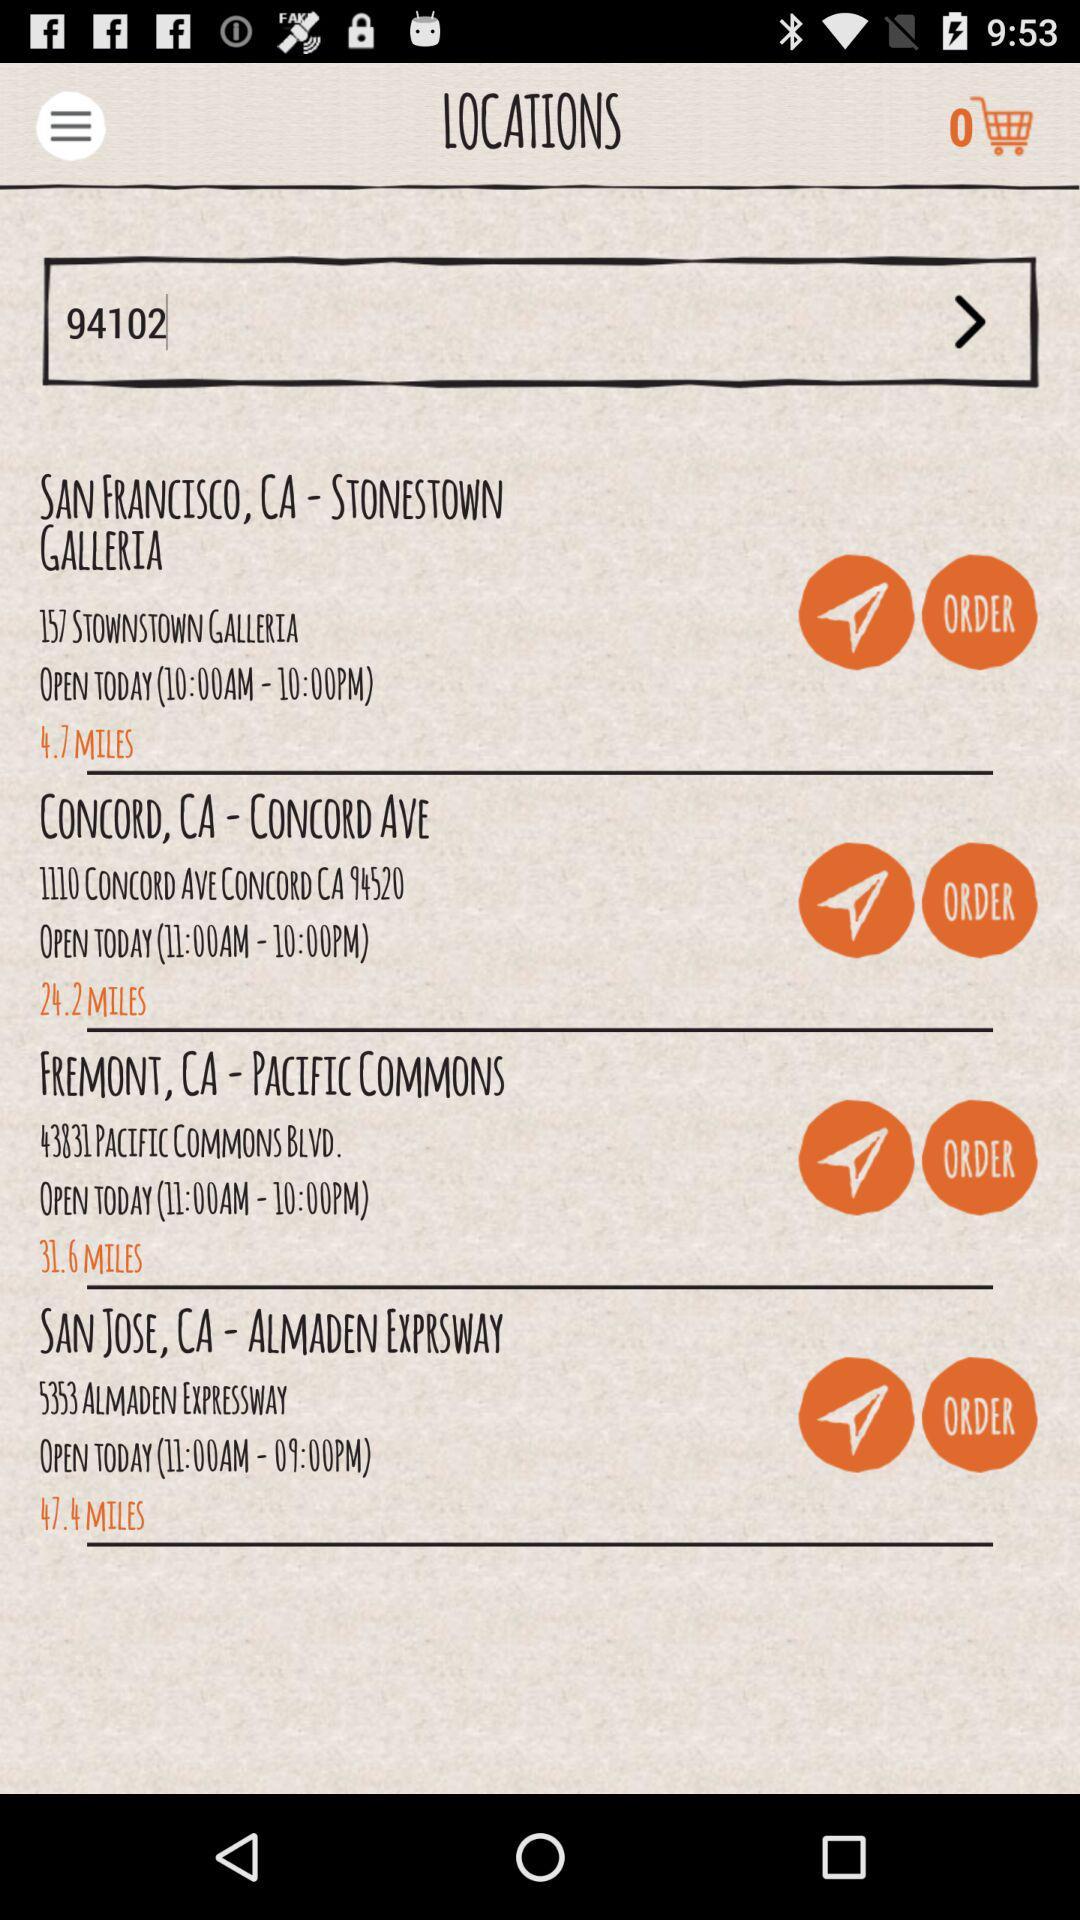 This screenshot has height=1920, width=1080. Describe the element at coordinates (969, 322) in the screenshot. I see `search` at that location.